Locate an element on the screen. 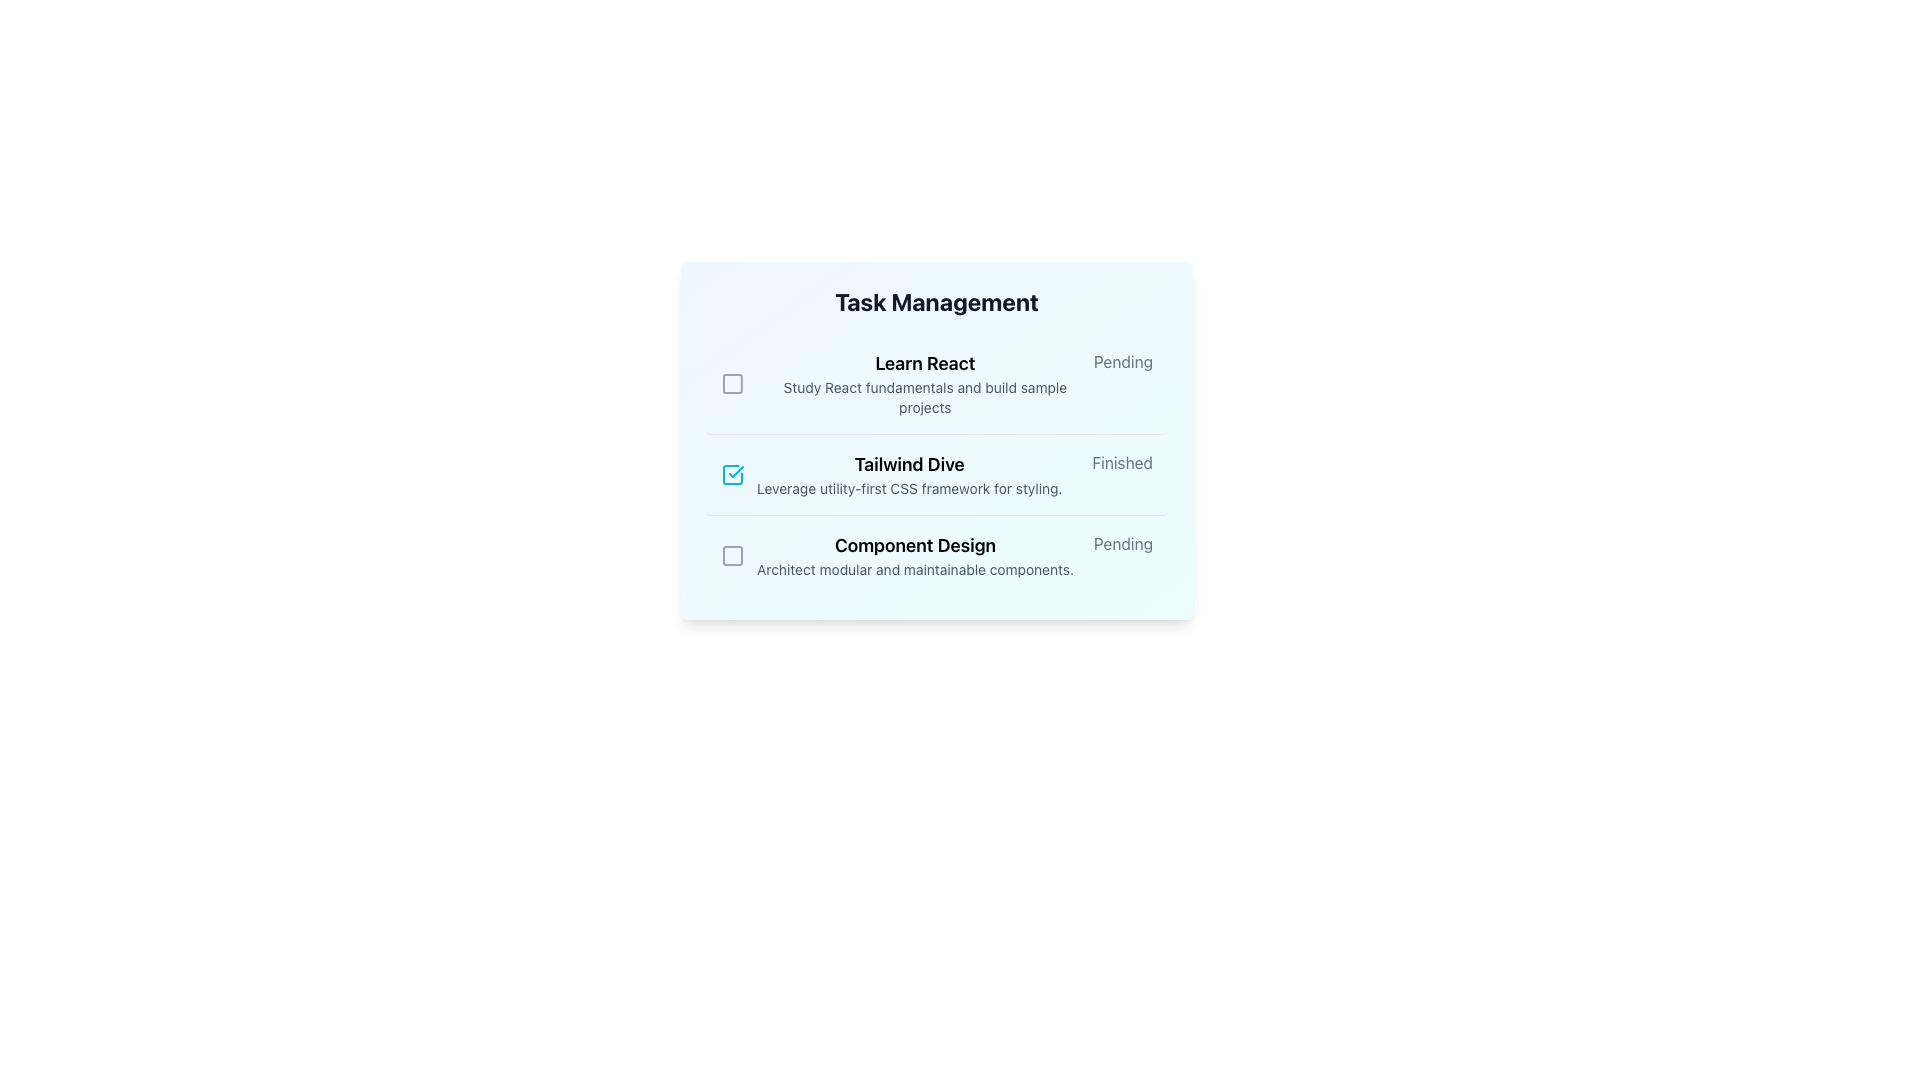  task information for the list item titled 'Tailwind Dive', which includes a checkbox, a bold title, a subtitle, and a status label 'Finished' is located at coordinates (935, 475).